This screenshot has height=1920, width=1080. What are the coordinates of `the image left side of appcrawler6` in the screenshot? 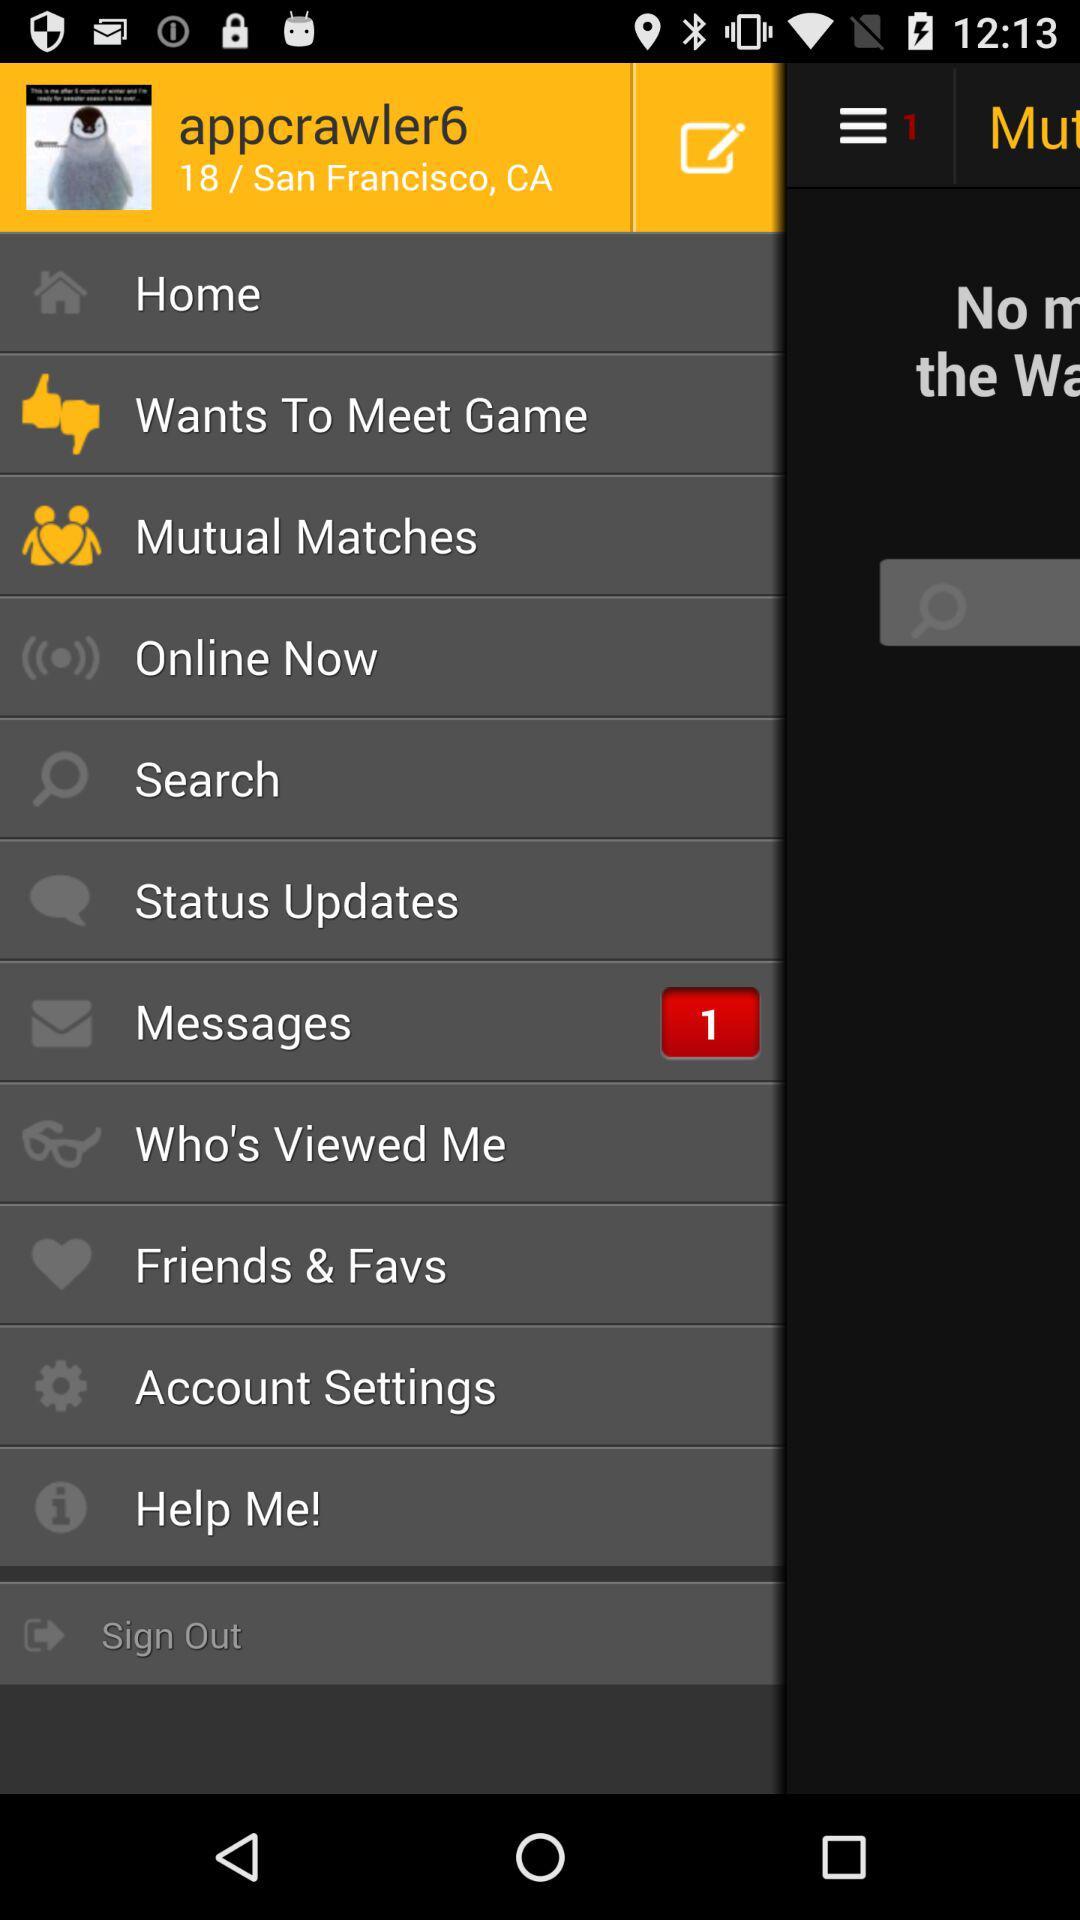 It's located at (87, 146).